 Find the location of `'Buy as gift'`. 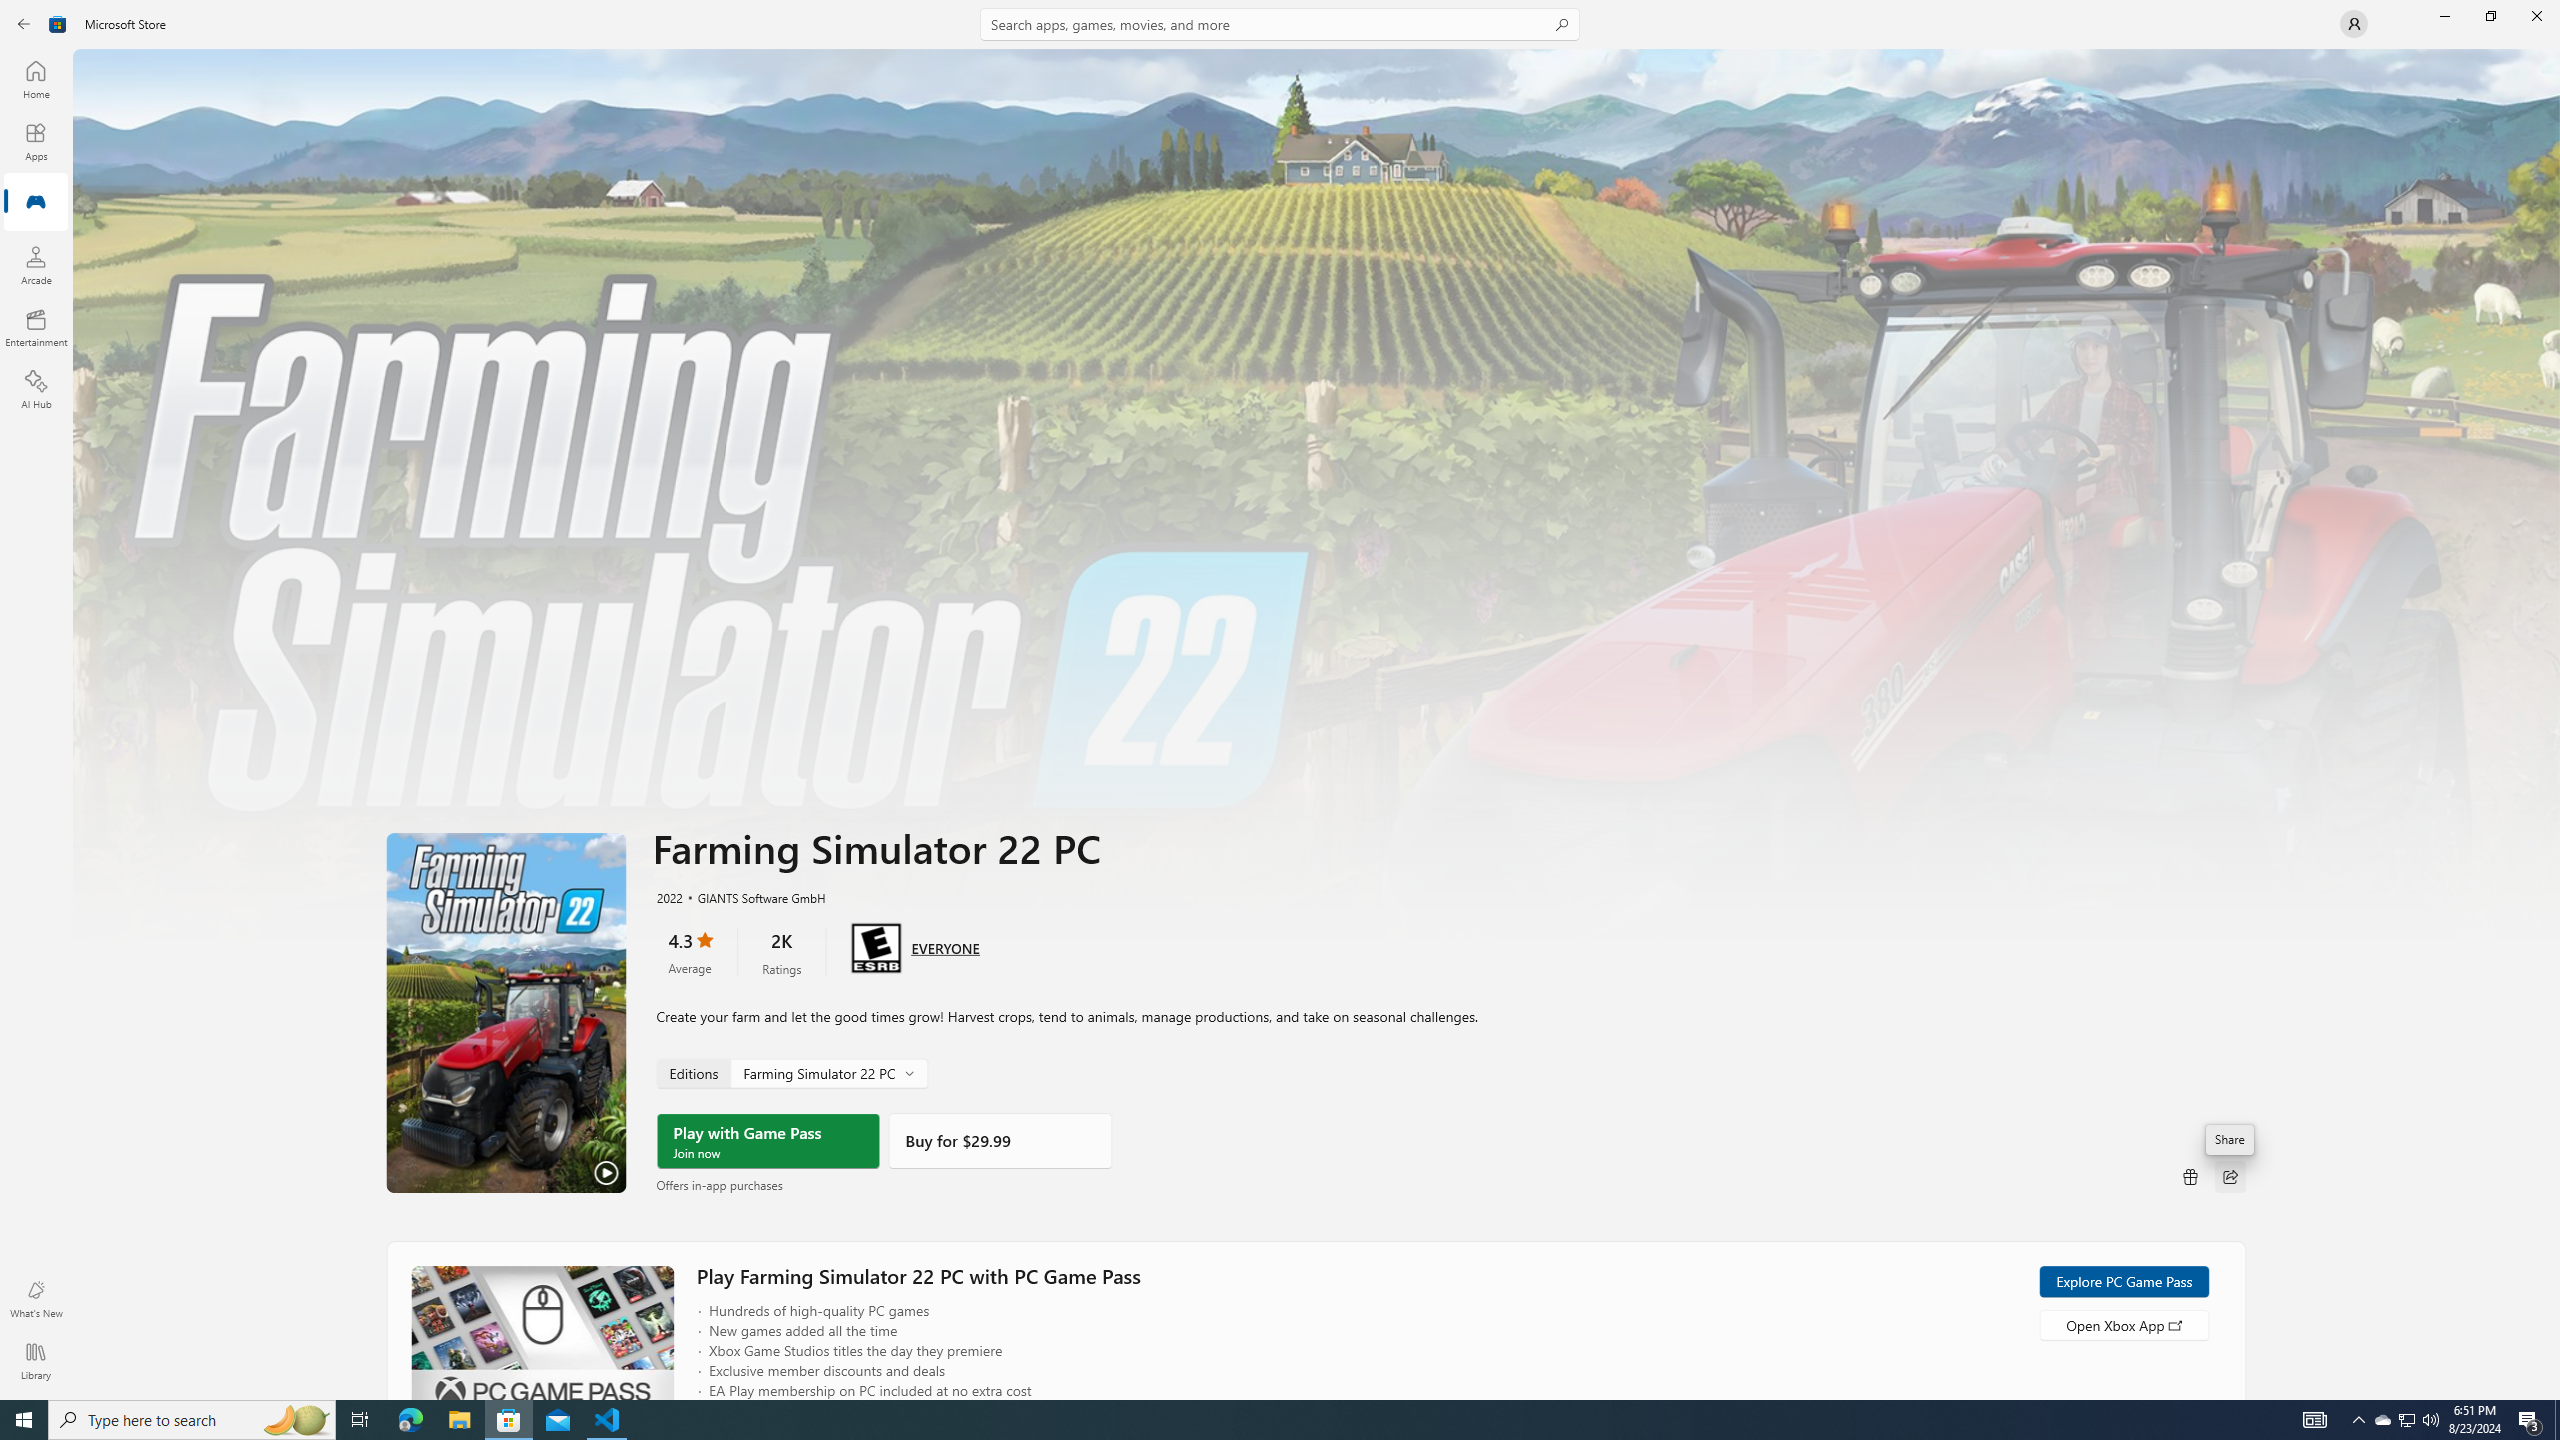

'Buy as gift' is located at coordinates (2189, 1175).